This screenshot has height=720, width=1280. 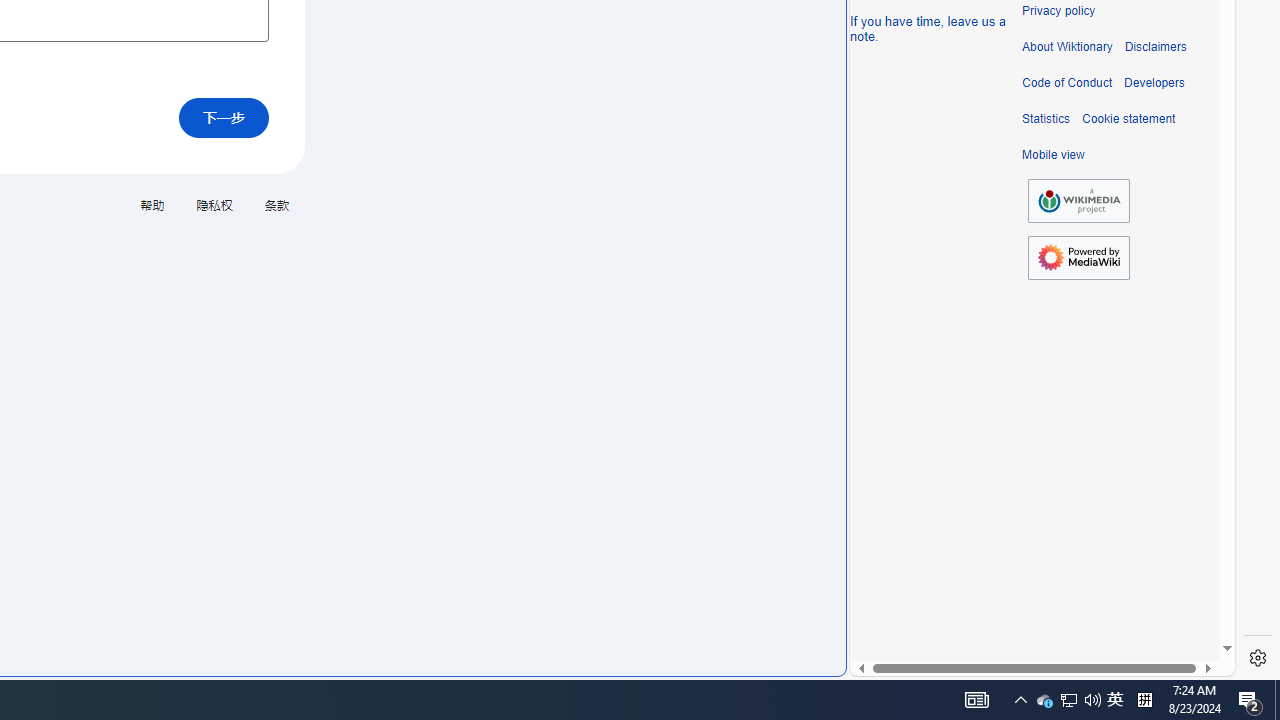 What do you see at coordinates (1078, 257) in the screenshot?
I see `'AutomationID: footer-poweredbyico'` at bounding box center [1078, 257].